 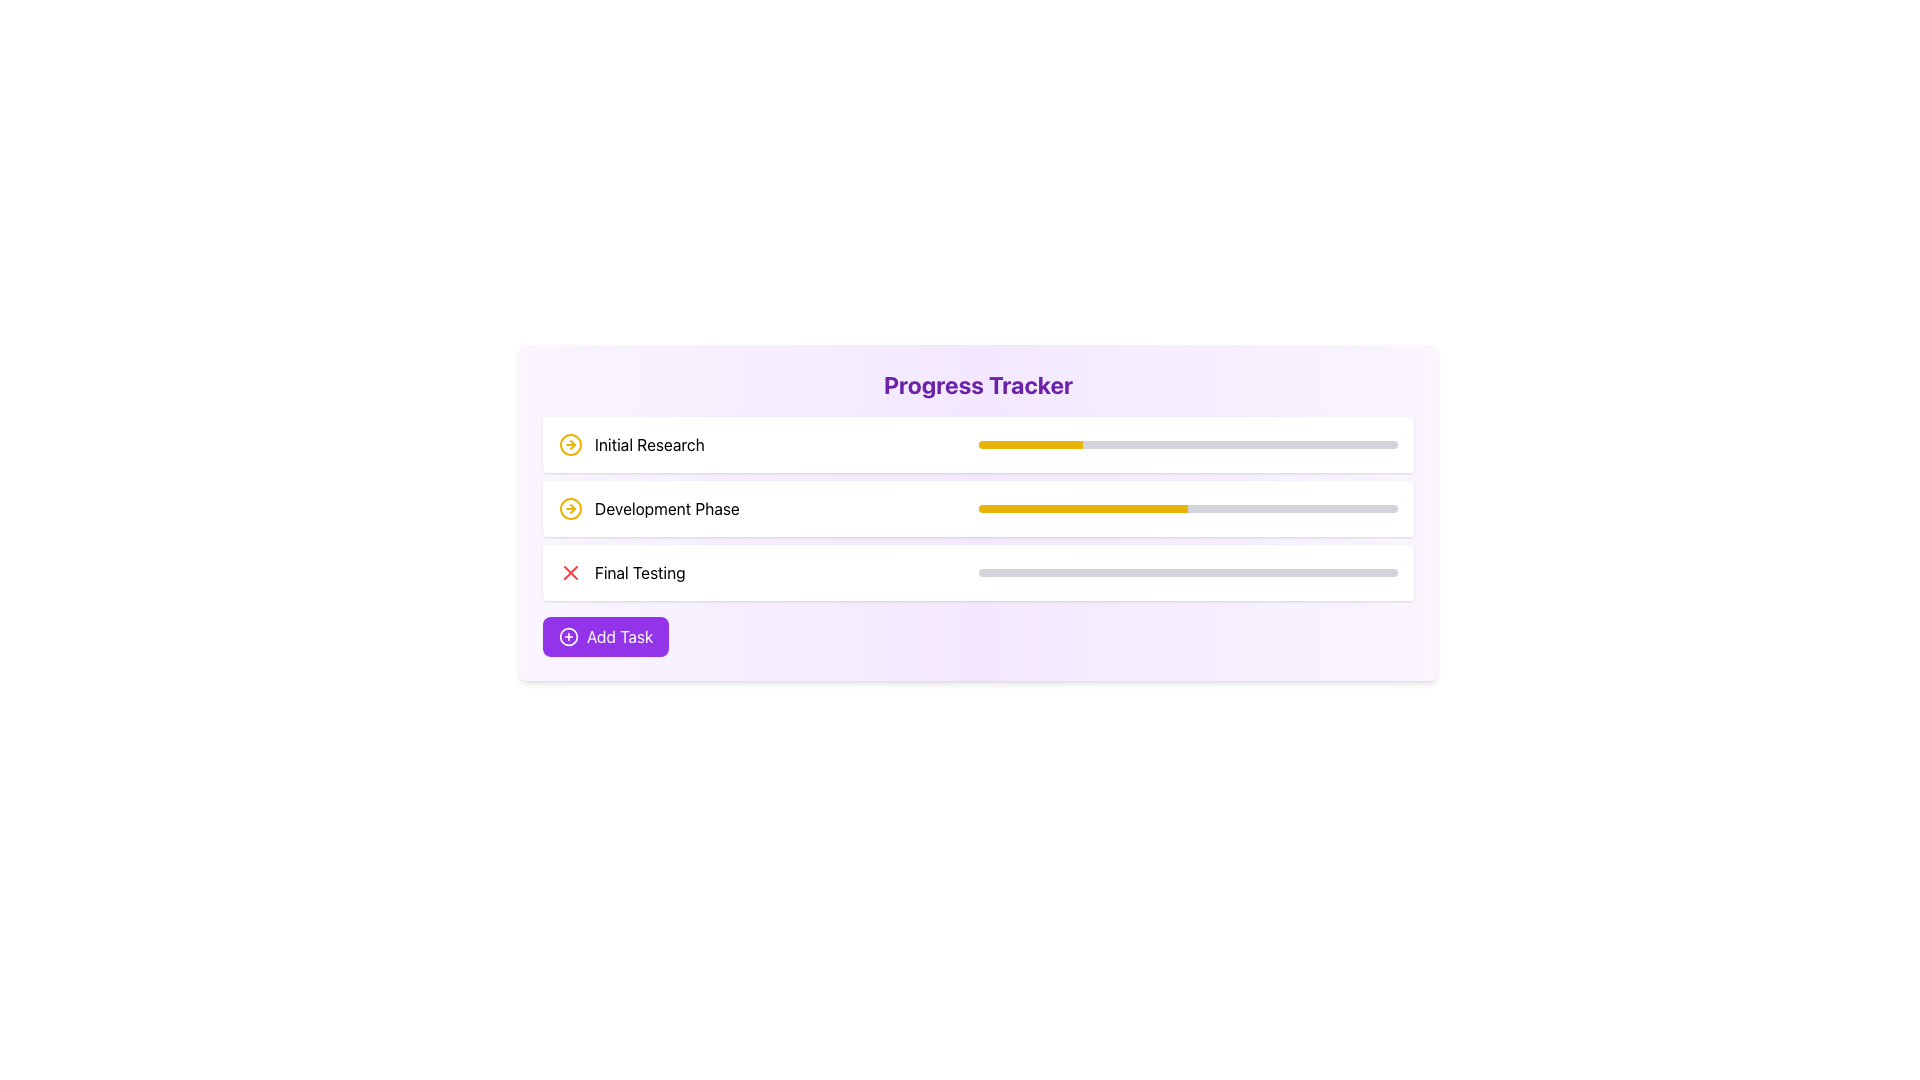 What do you see at coordinates (978, 508) in the screenshot?
I see `the central section of the Progress Tracker within the card labeled 'Progress Tracker'` at bounding box center [978, 508].